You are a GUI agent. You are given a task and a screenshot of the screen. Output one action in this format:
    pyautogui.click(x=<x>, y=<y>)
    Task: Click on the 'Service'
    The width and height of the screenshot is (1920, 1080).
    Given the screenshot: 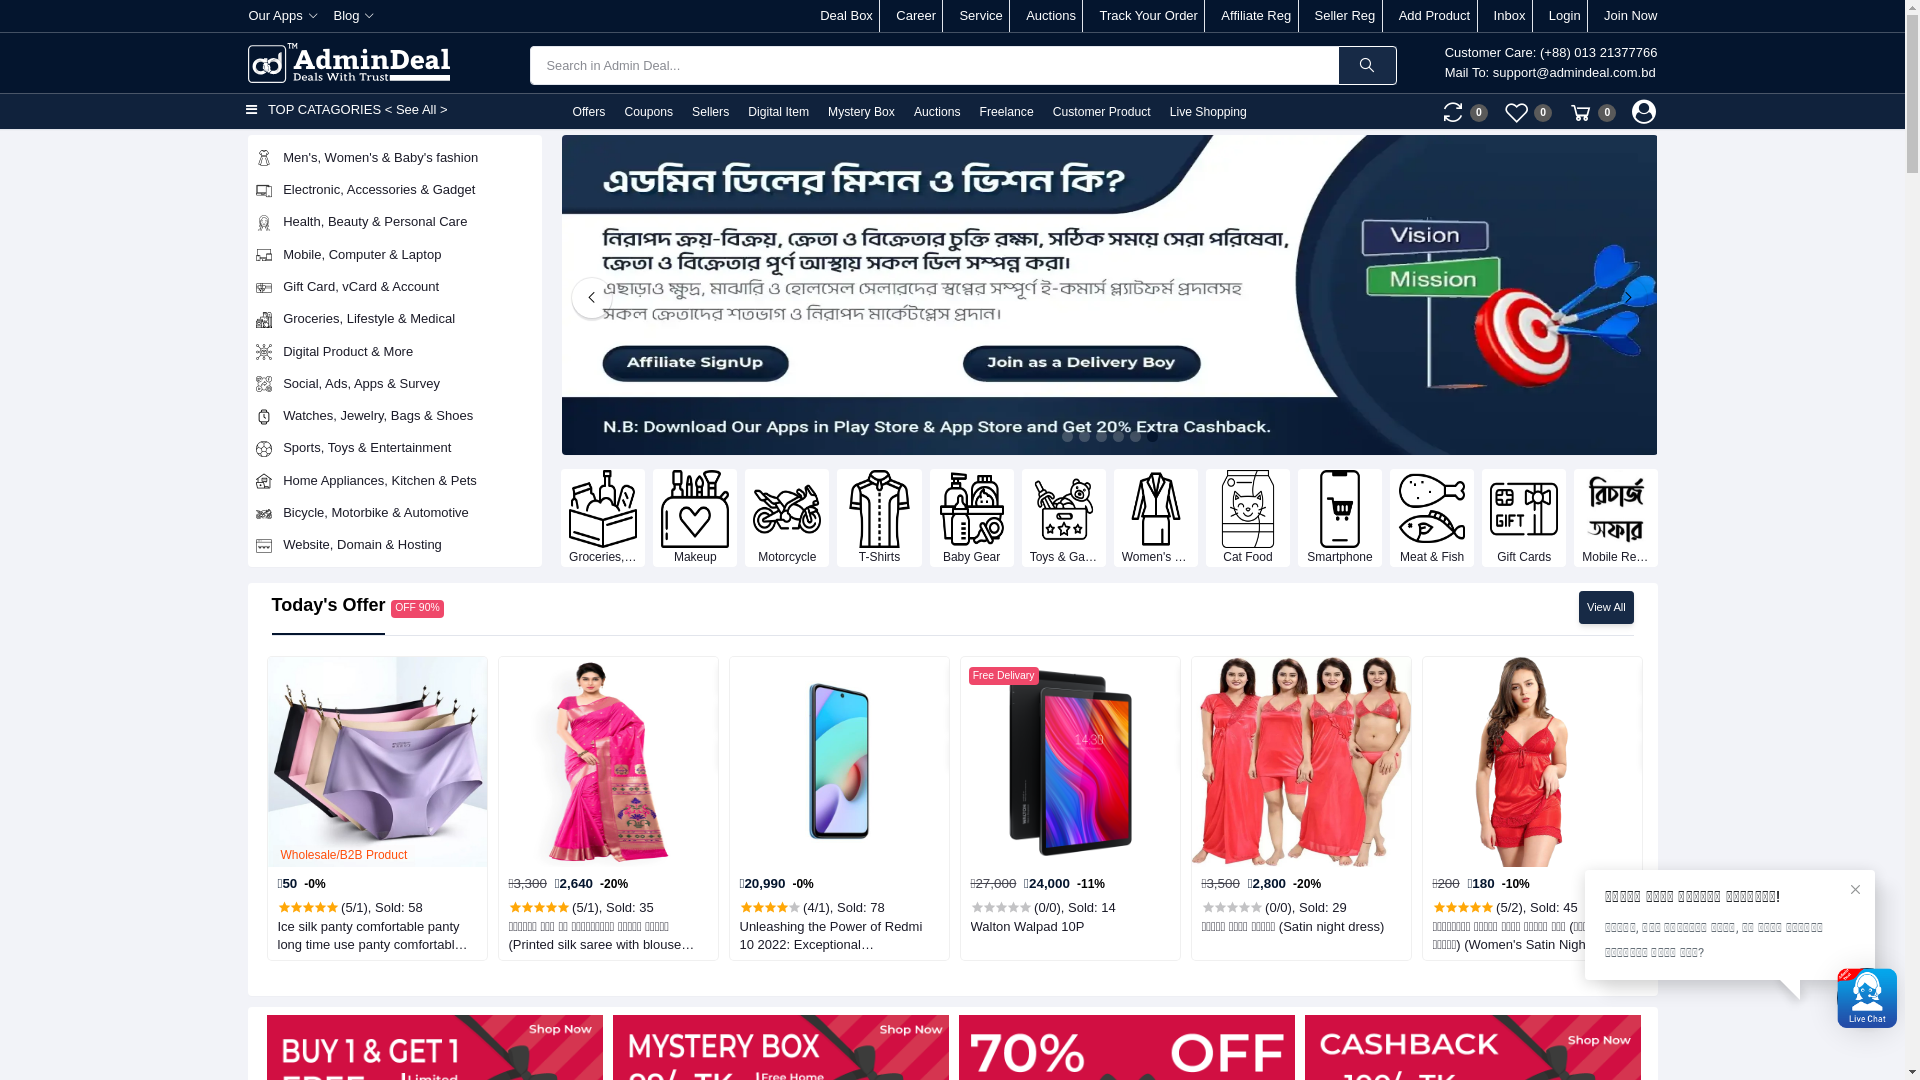 What is the action you would take?
    pyautogui.click(x=980, y=15)
    